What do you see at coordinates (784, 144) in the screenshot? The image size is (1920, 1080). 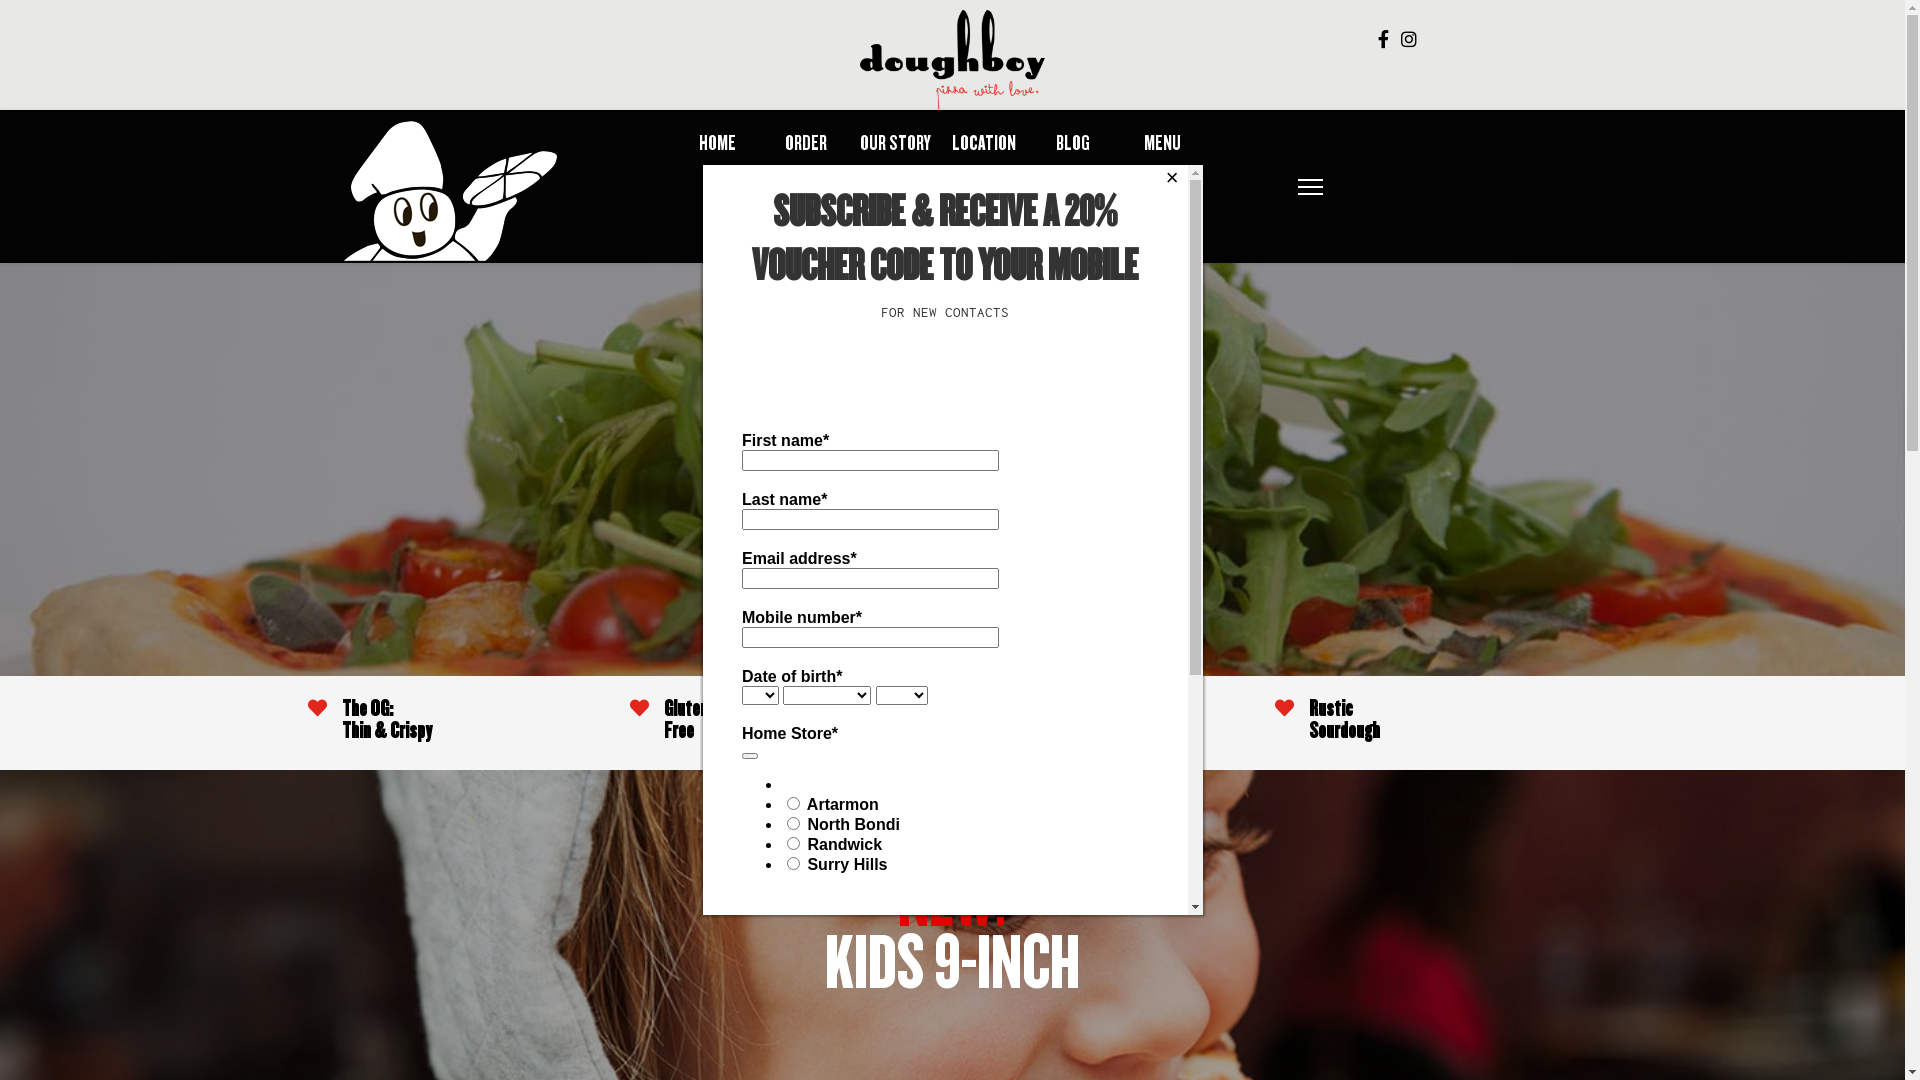 I see `'ORDER'` at bounding box center [784, 144].